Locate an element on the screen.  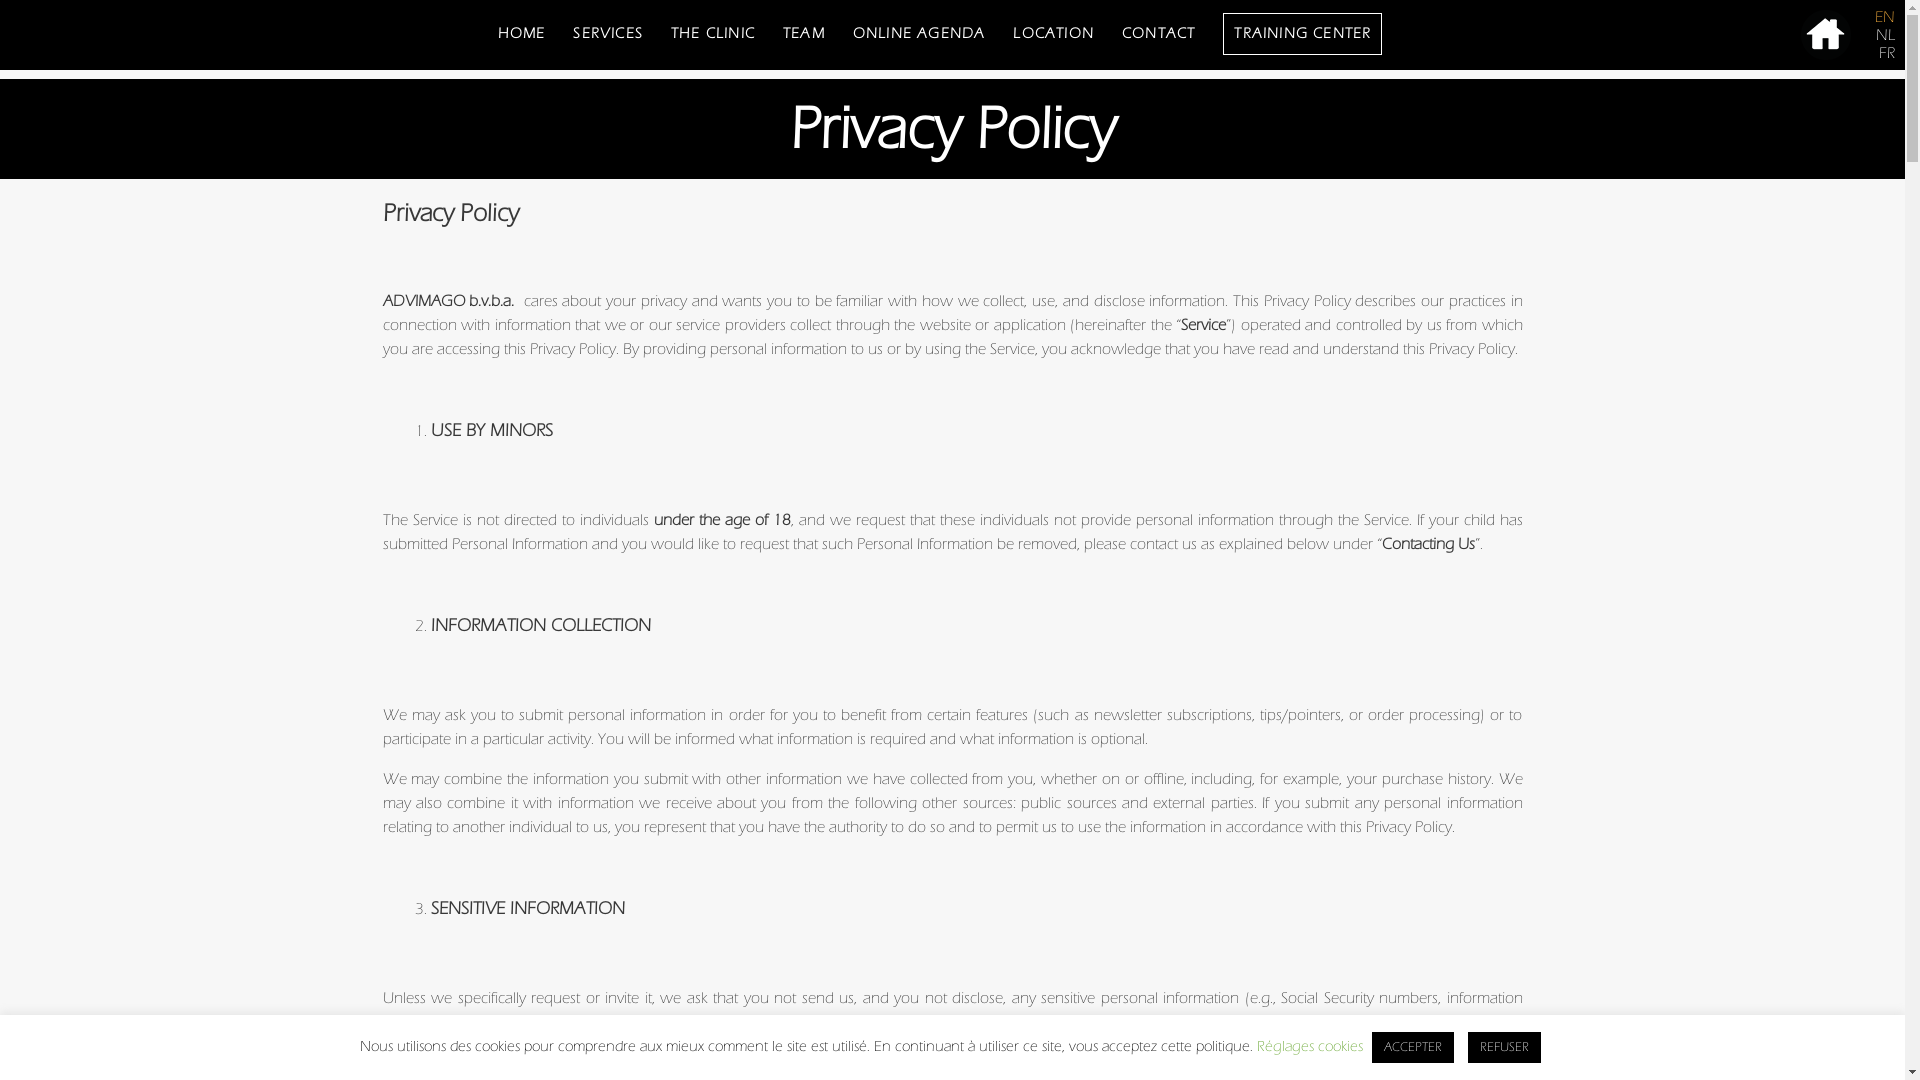
'LOCATION' is located at coordinates (1052, 31).